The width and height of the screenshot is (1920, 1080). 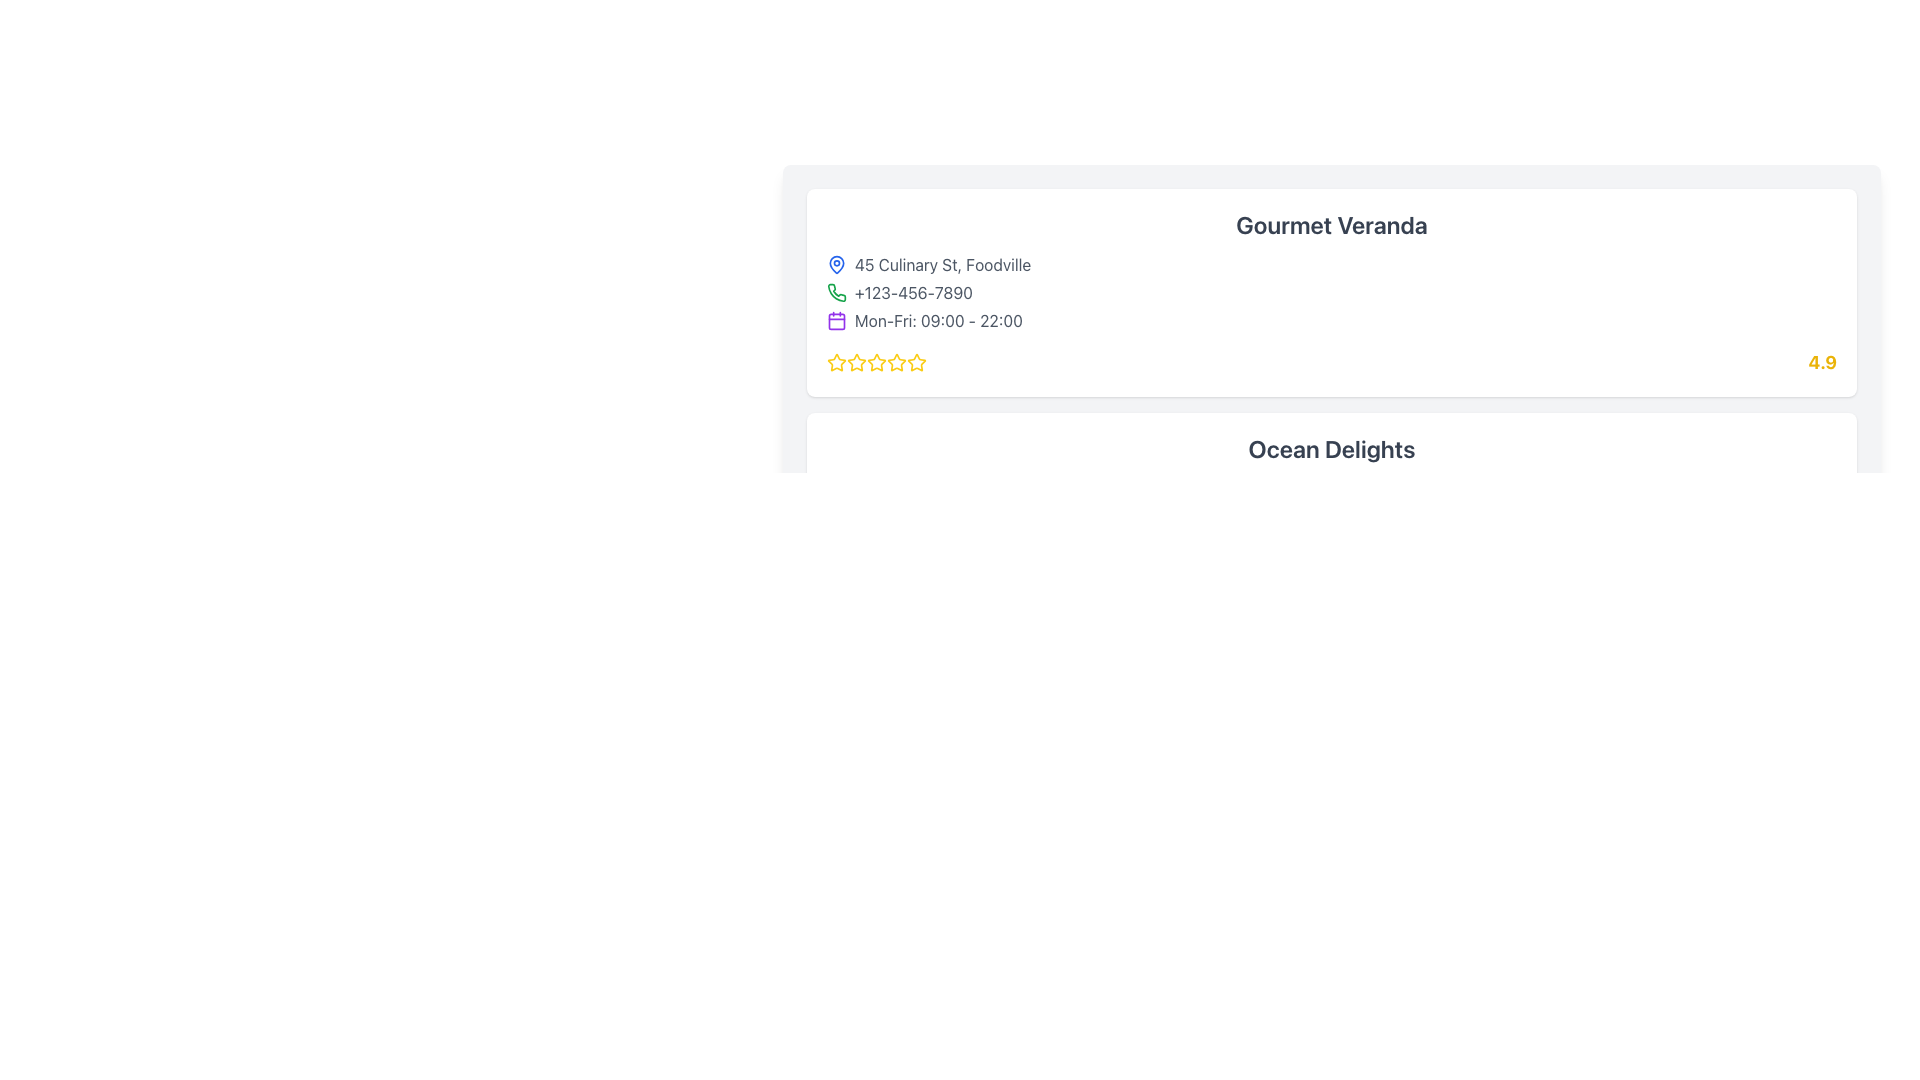 I want to click on the fourth star icon in the rating system for 'Gourmet Veranda', so click(x=896, y=362).